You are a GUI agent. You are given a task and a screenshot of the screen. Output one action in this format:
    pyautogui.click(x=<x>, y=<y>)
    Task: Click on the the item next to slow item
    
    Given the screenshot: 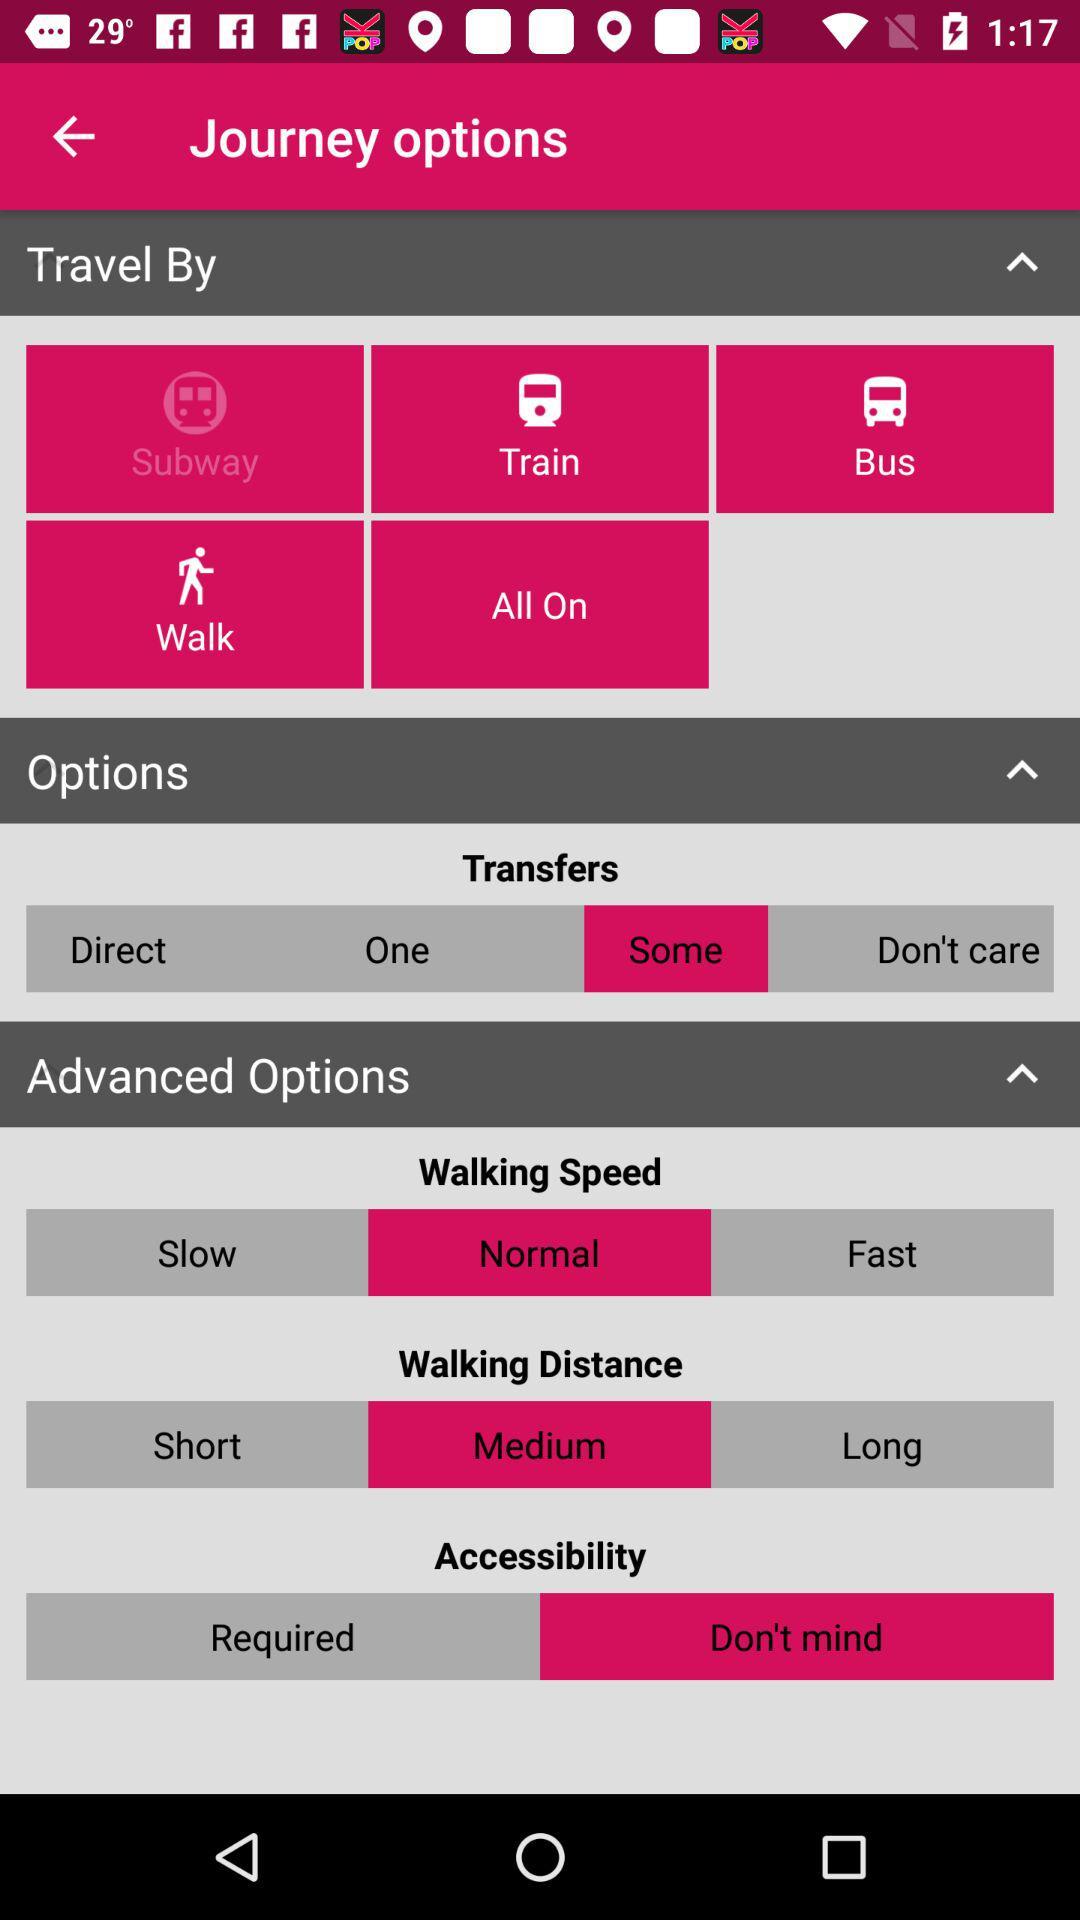 What is the action you would take?
    pyautogui.click(x=538, y=1251)
    